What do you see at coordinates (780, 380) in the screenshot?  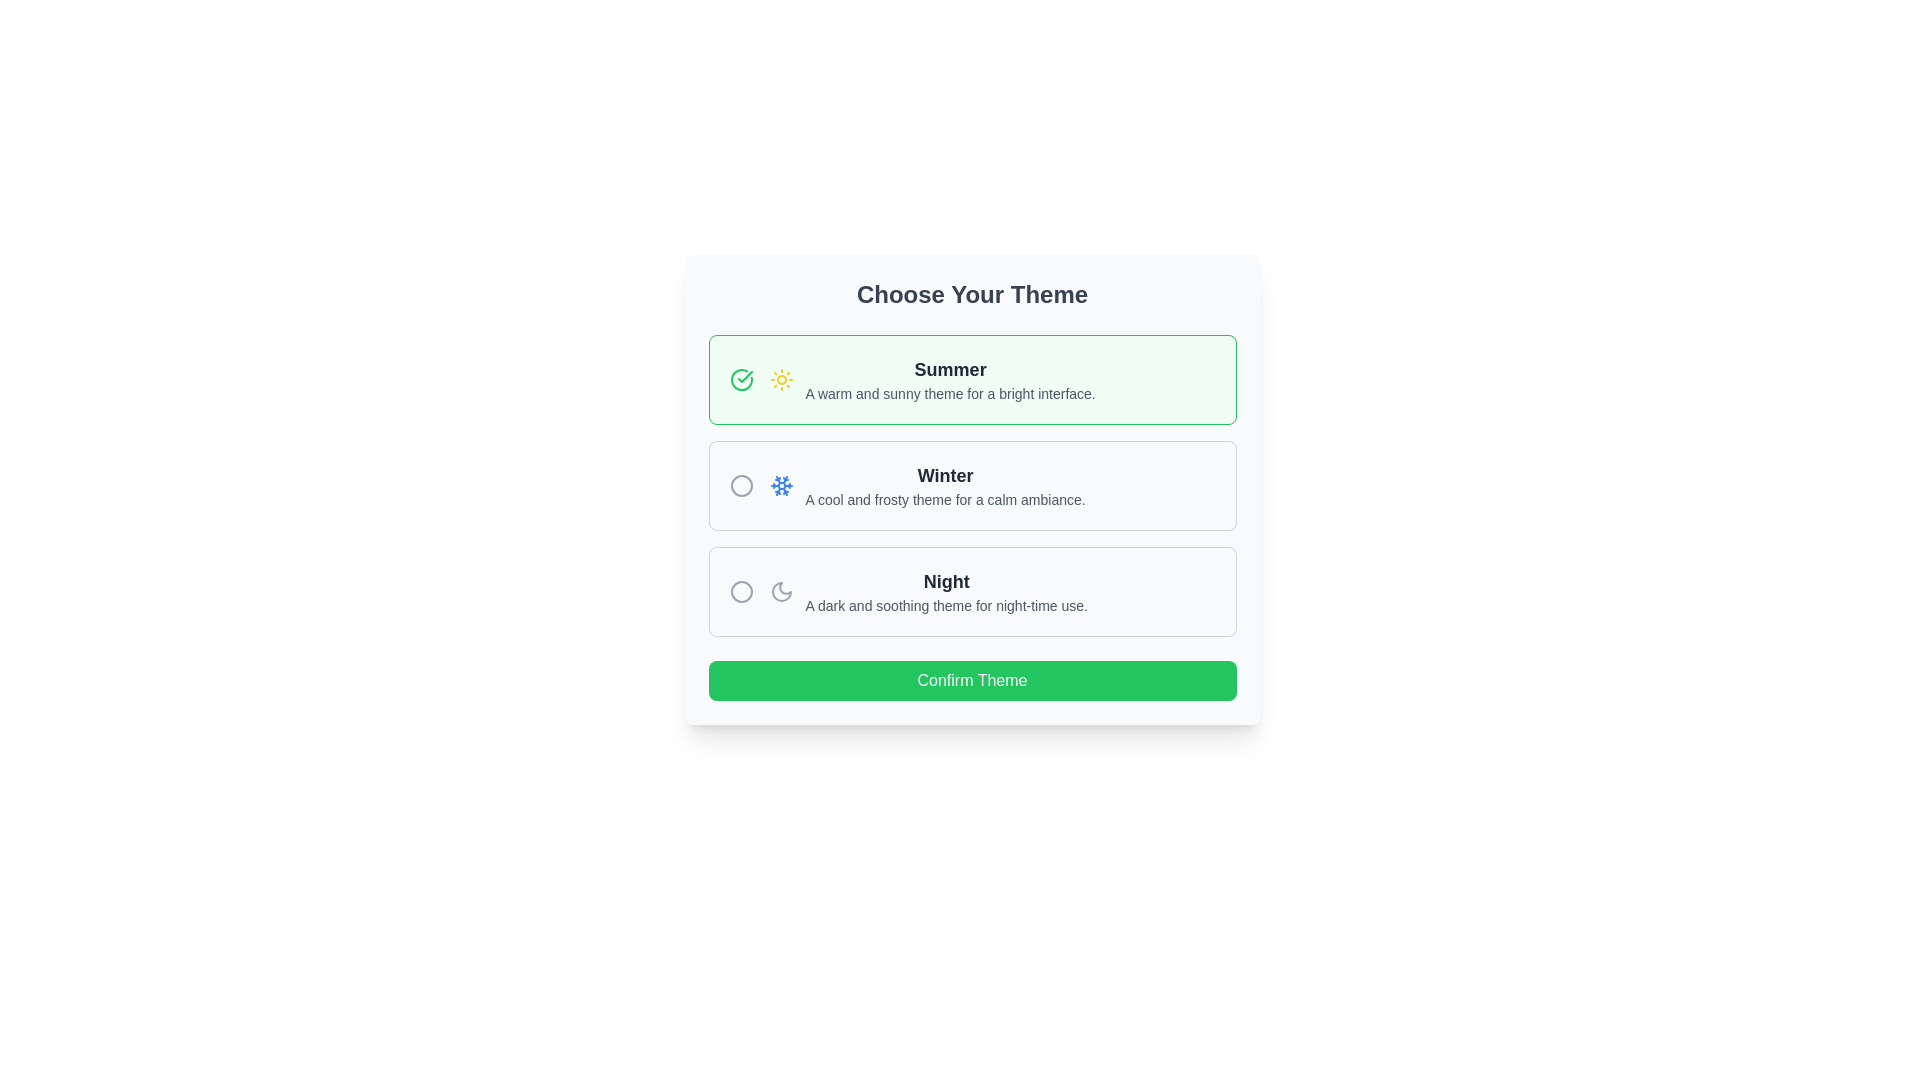 I see `the 'Summer' theme icon located to the left of the text 'Summer' in the 'Choose Your Theme' section` at bounding box center [780, 380].